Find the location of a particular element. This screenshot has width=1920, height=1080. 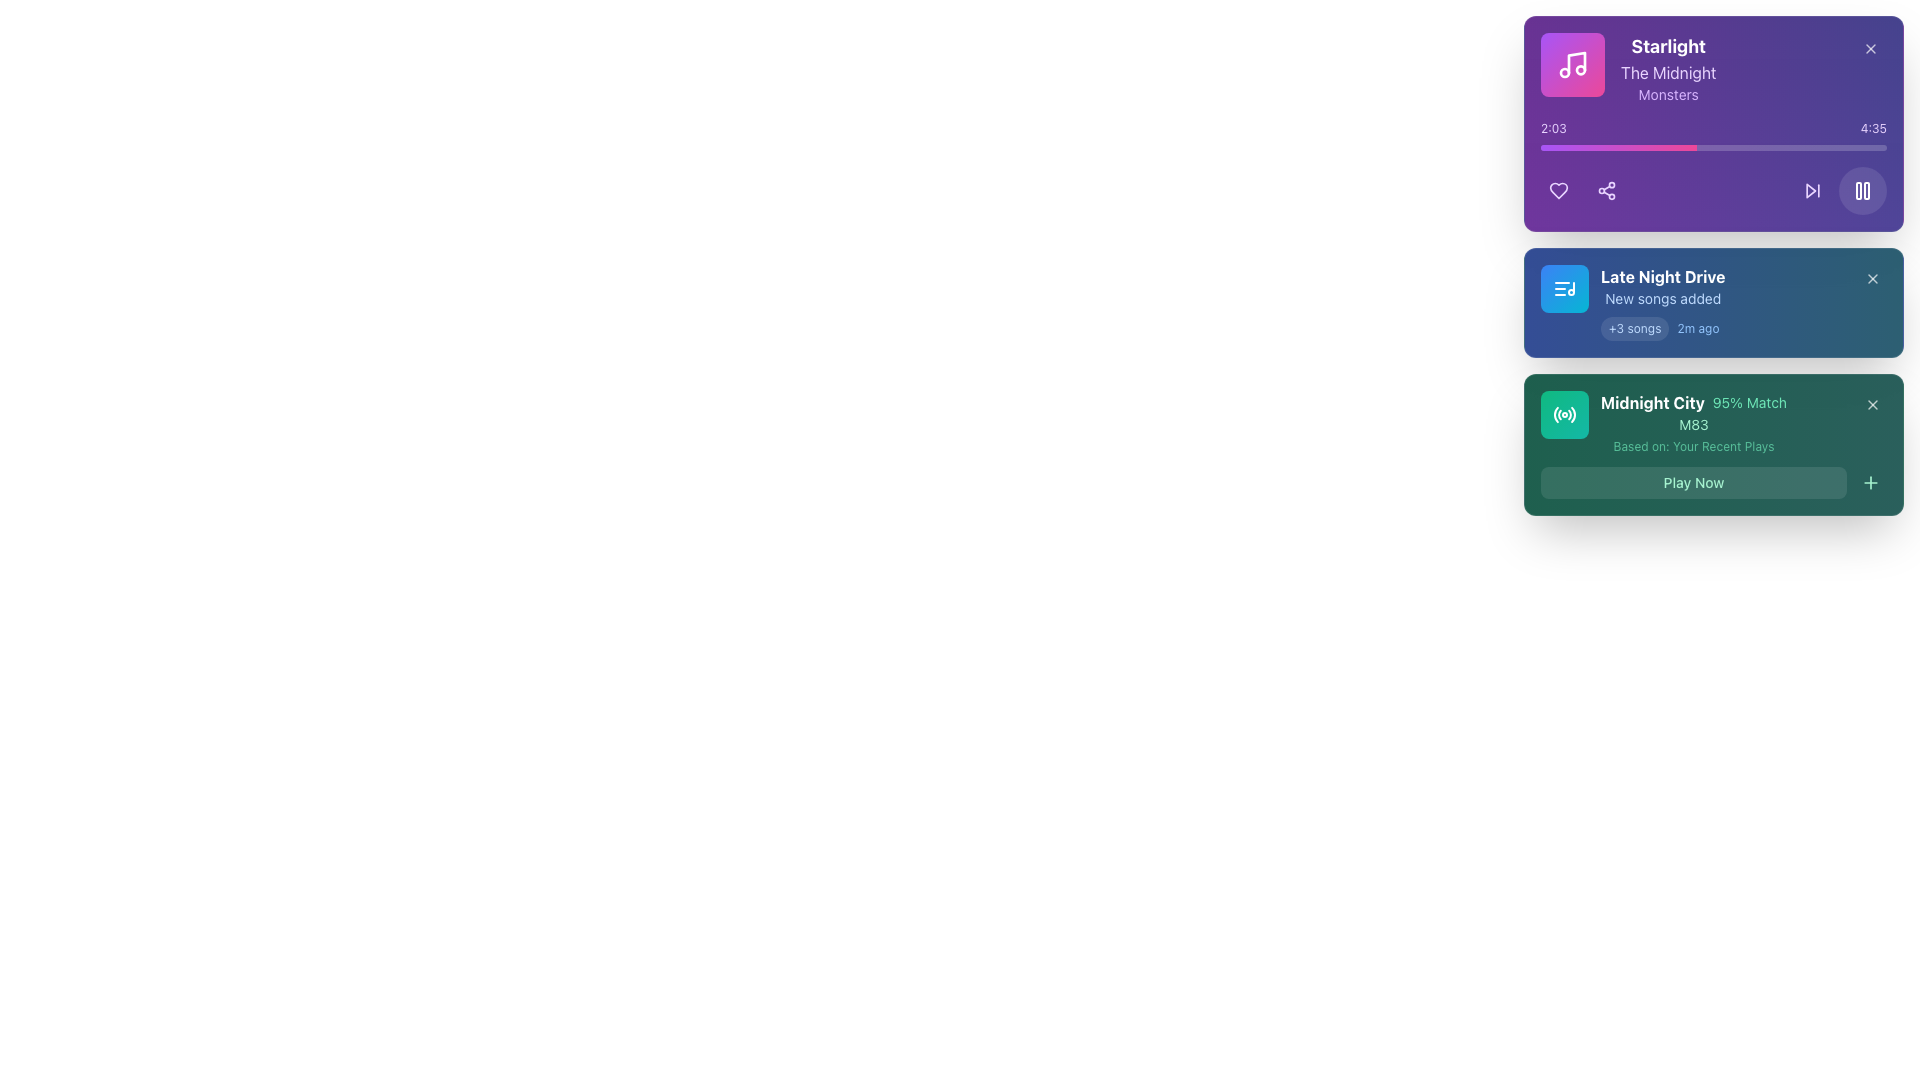

the skip-forward button icon, represented by two overlapping triangles and a vertical bar, located in the top-right portion of the 'Starlight' music card is located at coordinates (1813, 191).